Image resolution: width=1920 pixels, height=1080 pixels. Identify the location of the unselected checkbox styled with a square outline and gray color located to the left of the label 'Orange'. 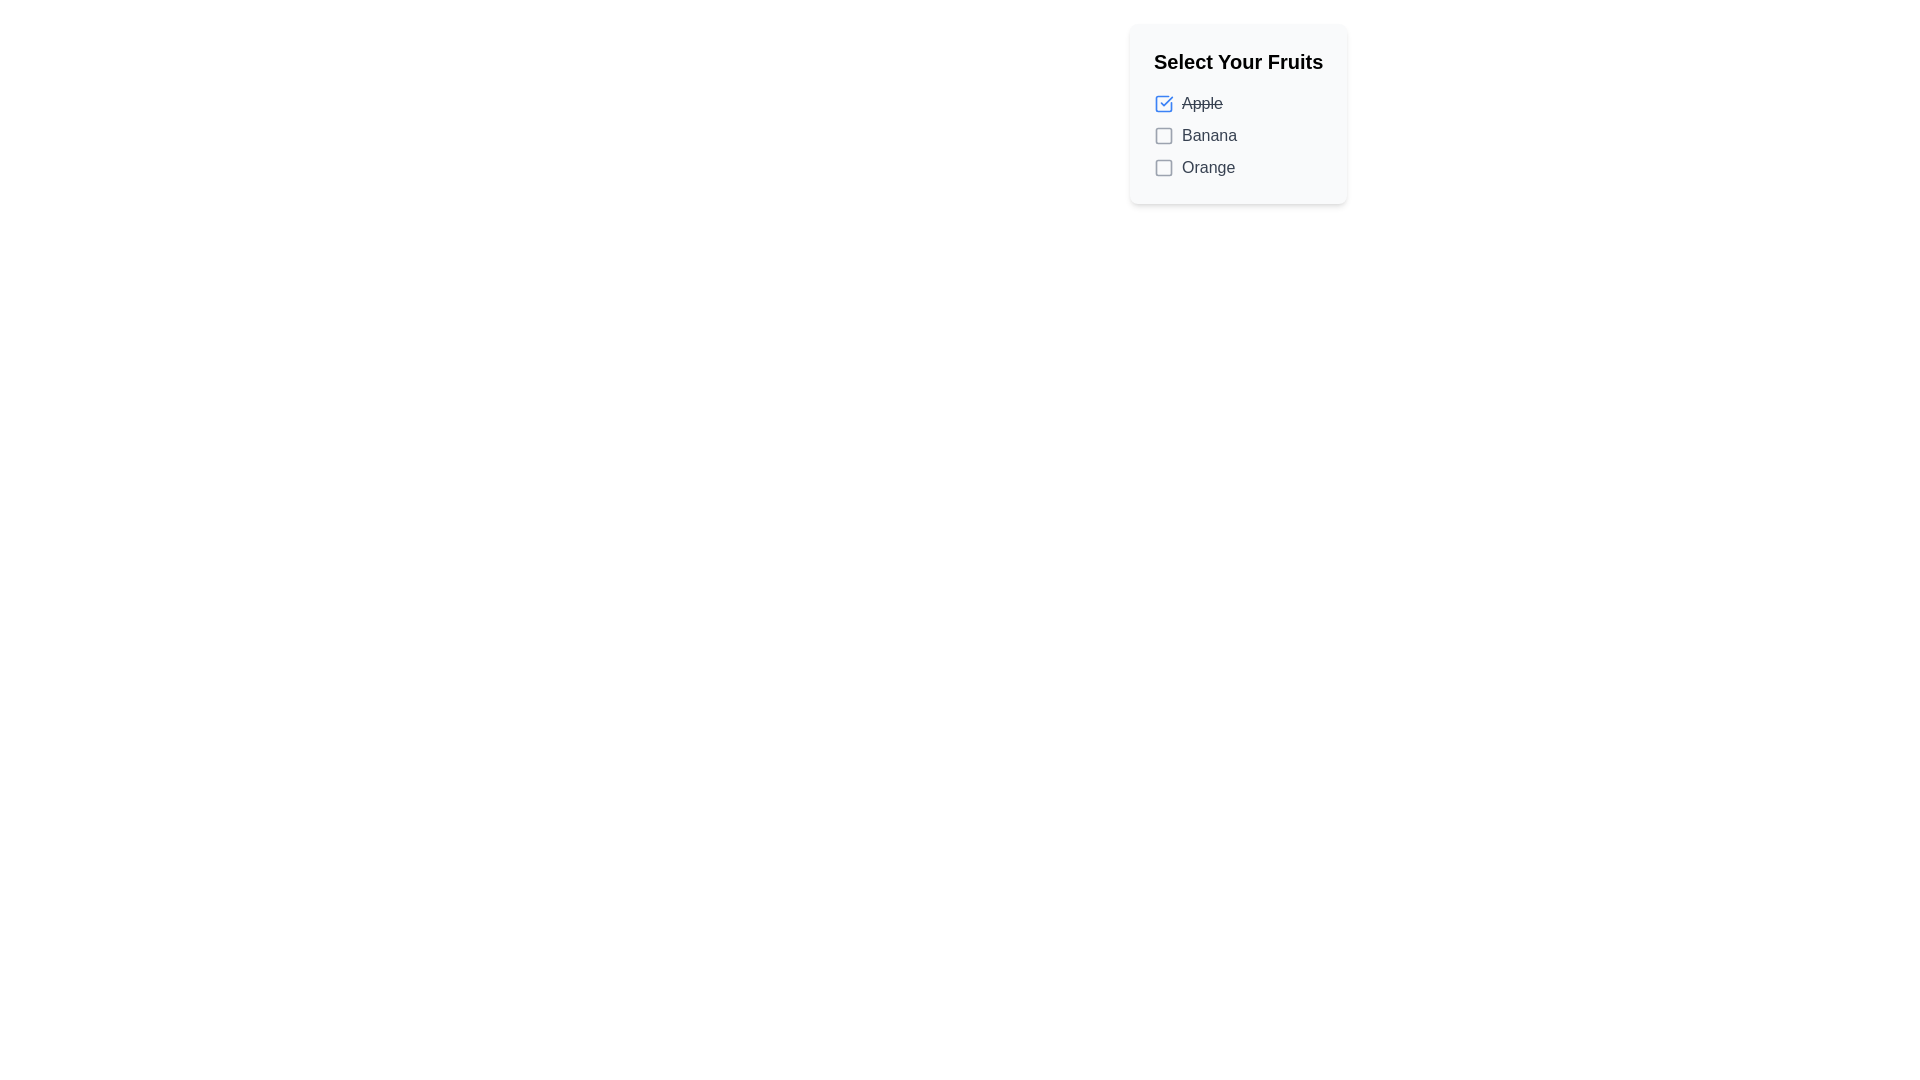
(1163, 167).